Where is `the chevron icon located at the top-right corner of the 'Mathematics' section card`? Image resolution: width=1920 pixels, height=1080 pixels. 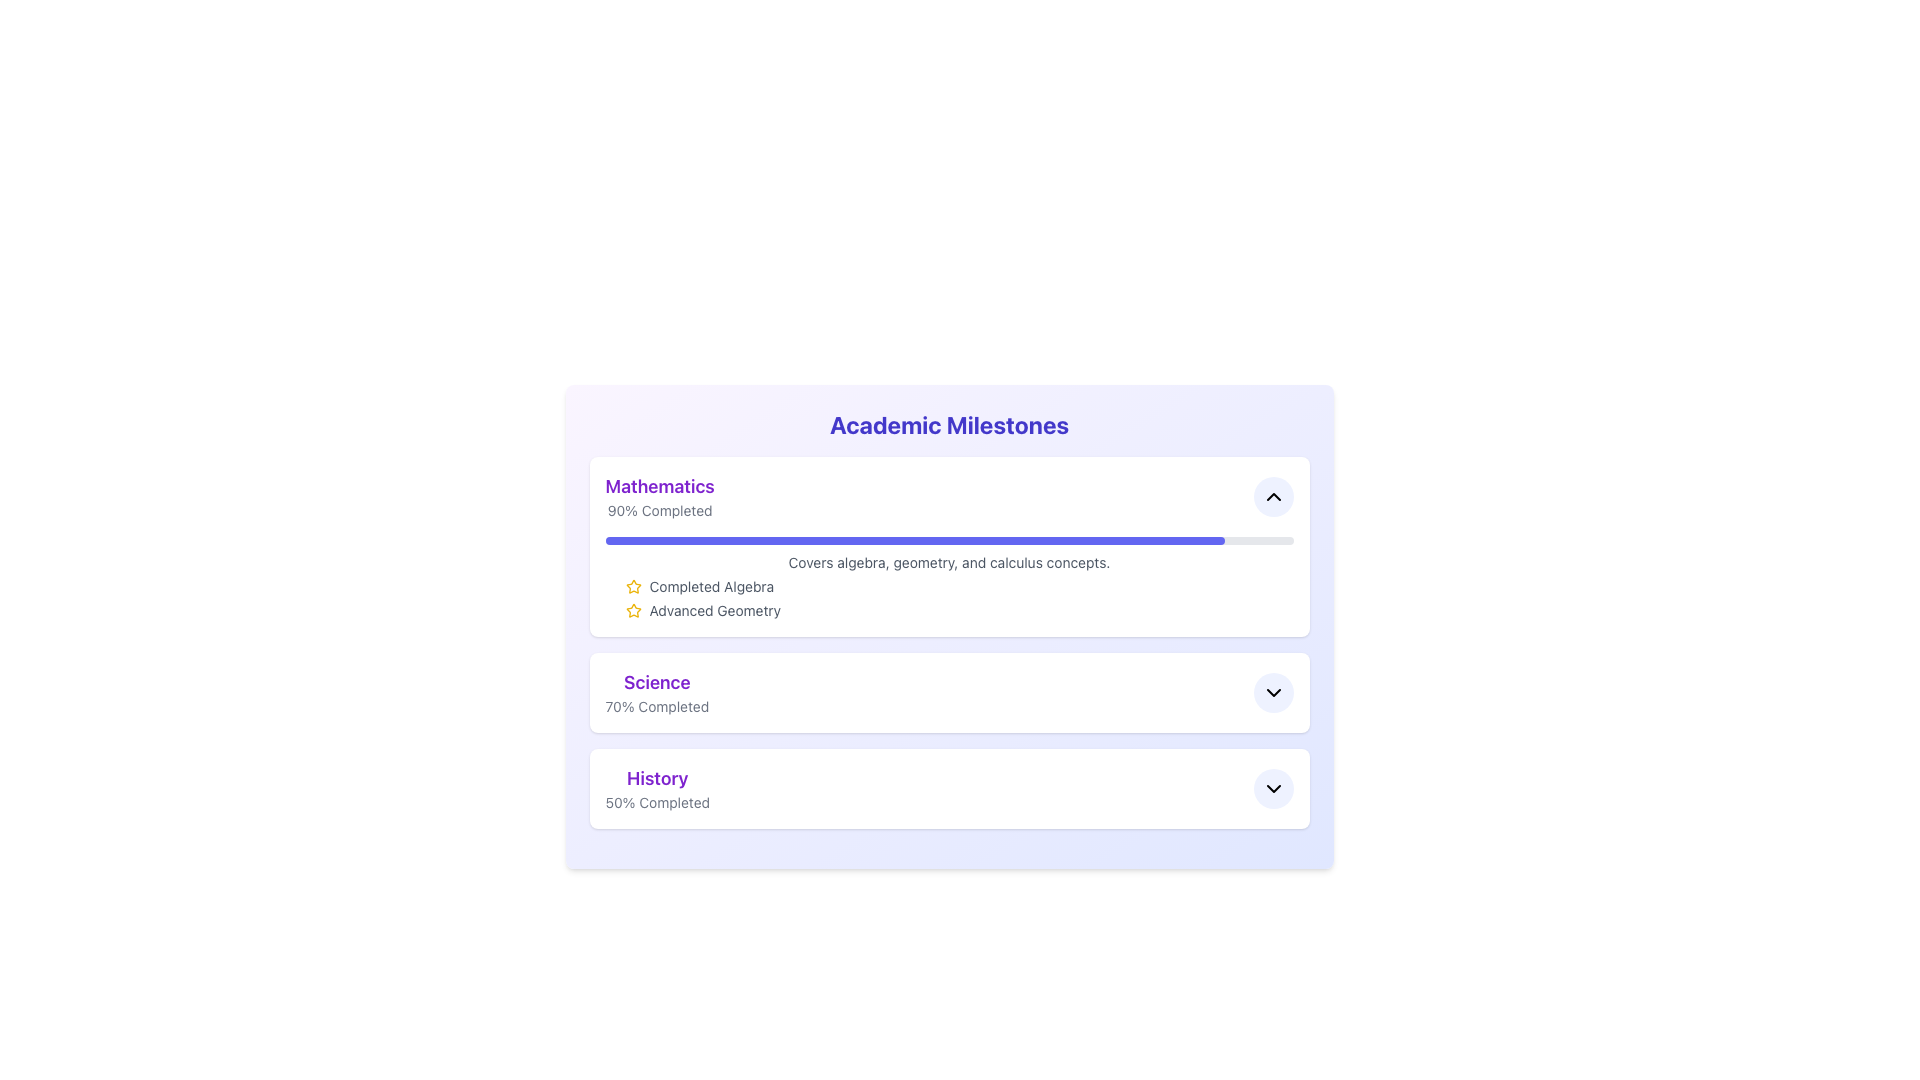 the chevron icon located at the top-right corner of the 'Mathematics' section card is located at coordinates (1272, 496).